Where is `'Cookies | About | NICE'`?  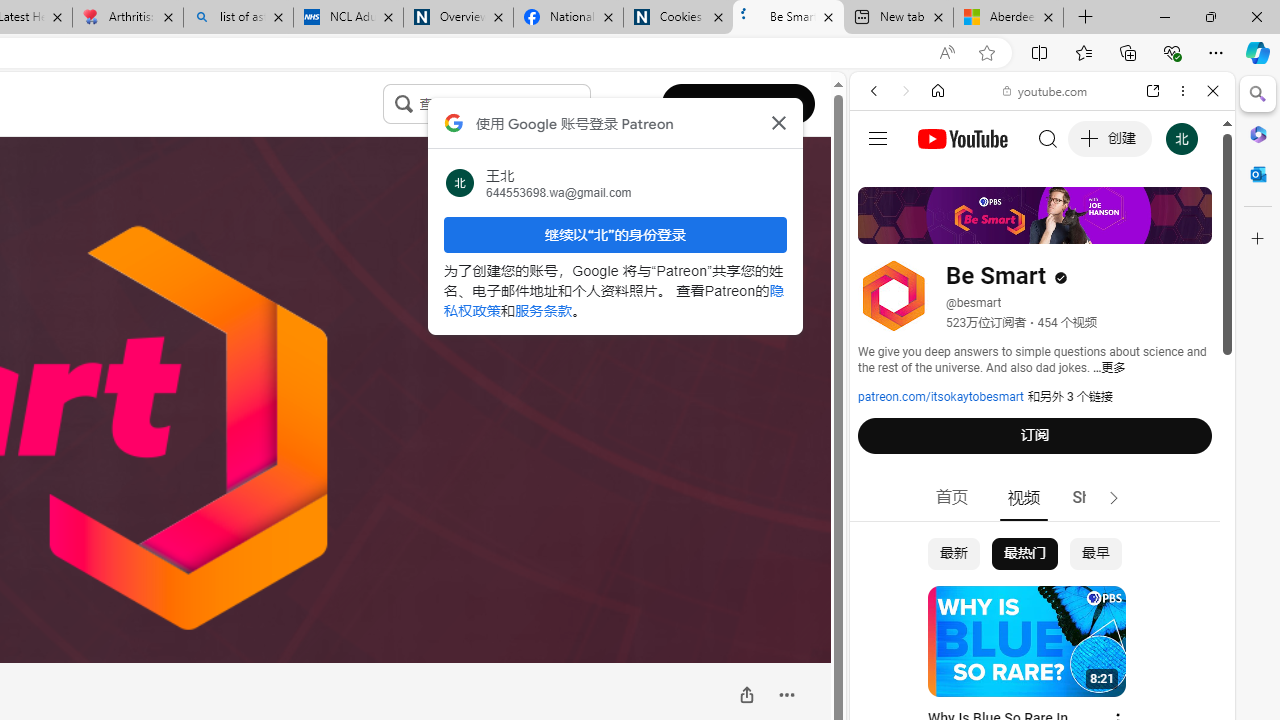
'Cookies | About | NICE' is located at coordinates (678, 17).